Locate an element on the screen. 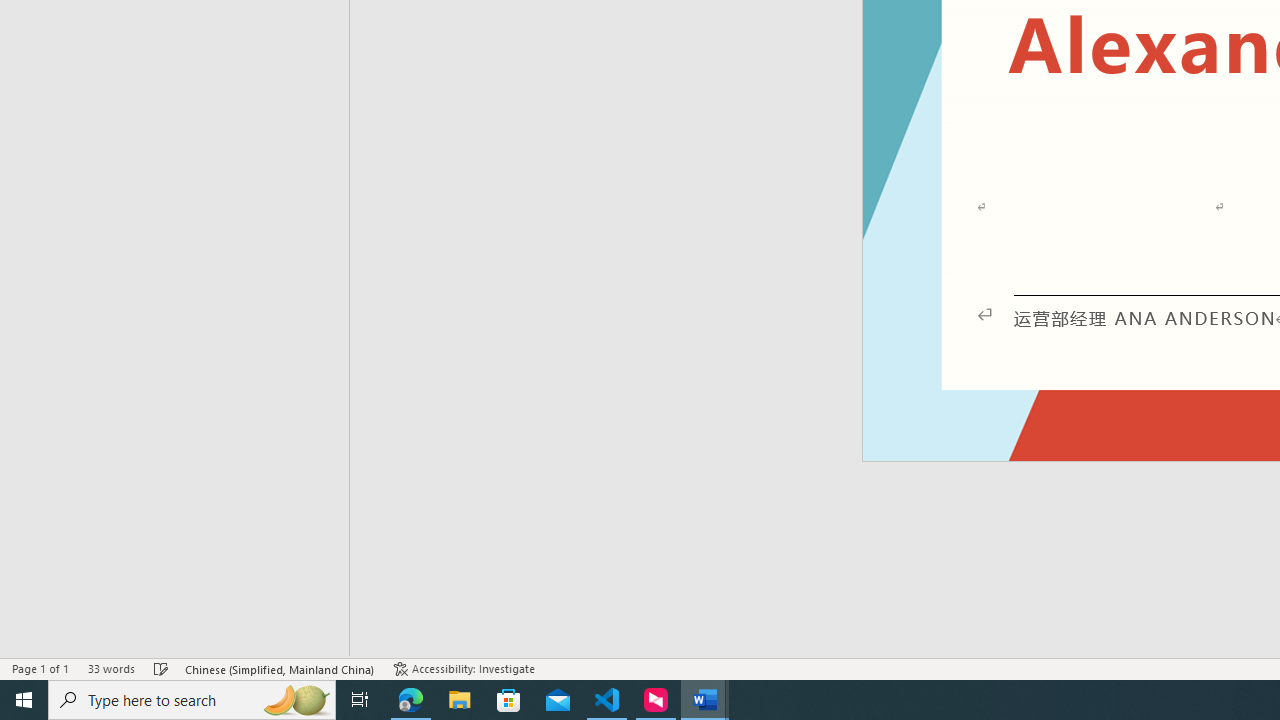 The height and width of the screenshot is (720, 1280). 'Accessibility Checker Accessibility: Investigate' is located at coordinates (463, 669).